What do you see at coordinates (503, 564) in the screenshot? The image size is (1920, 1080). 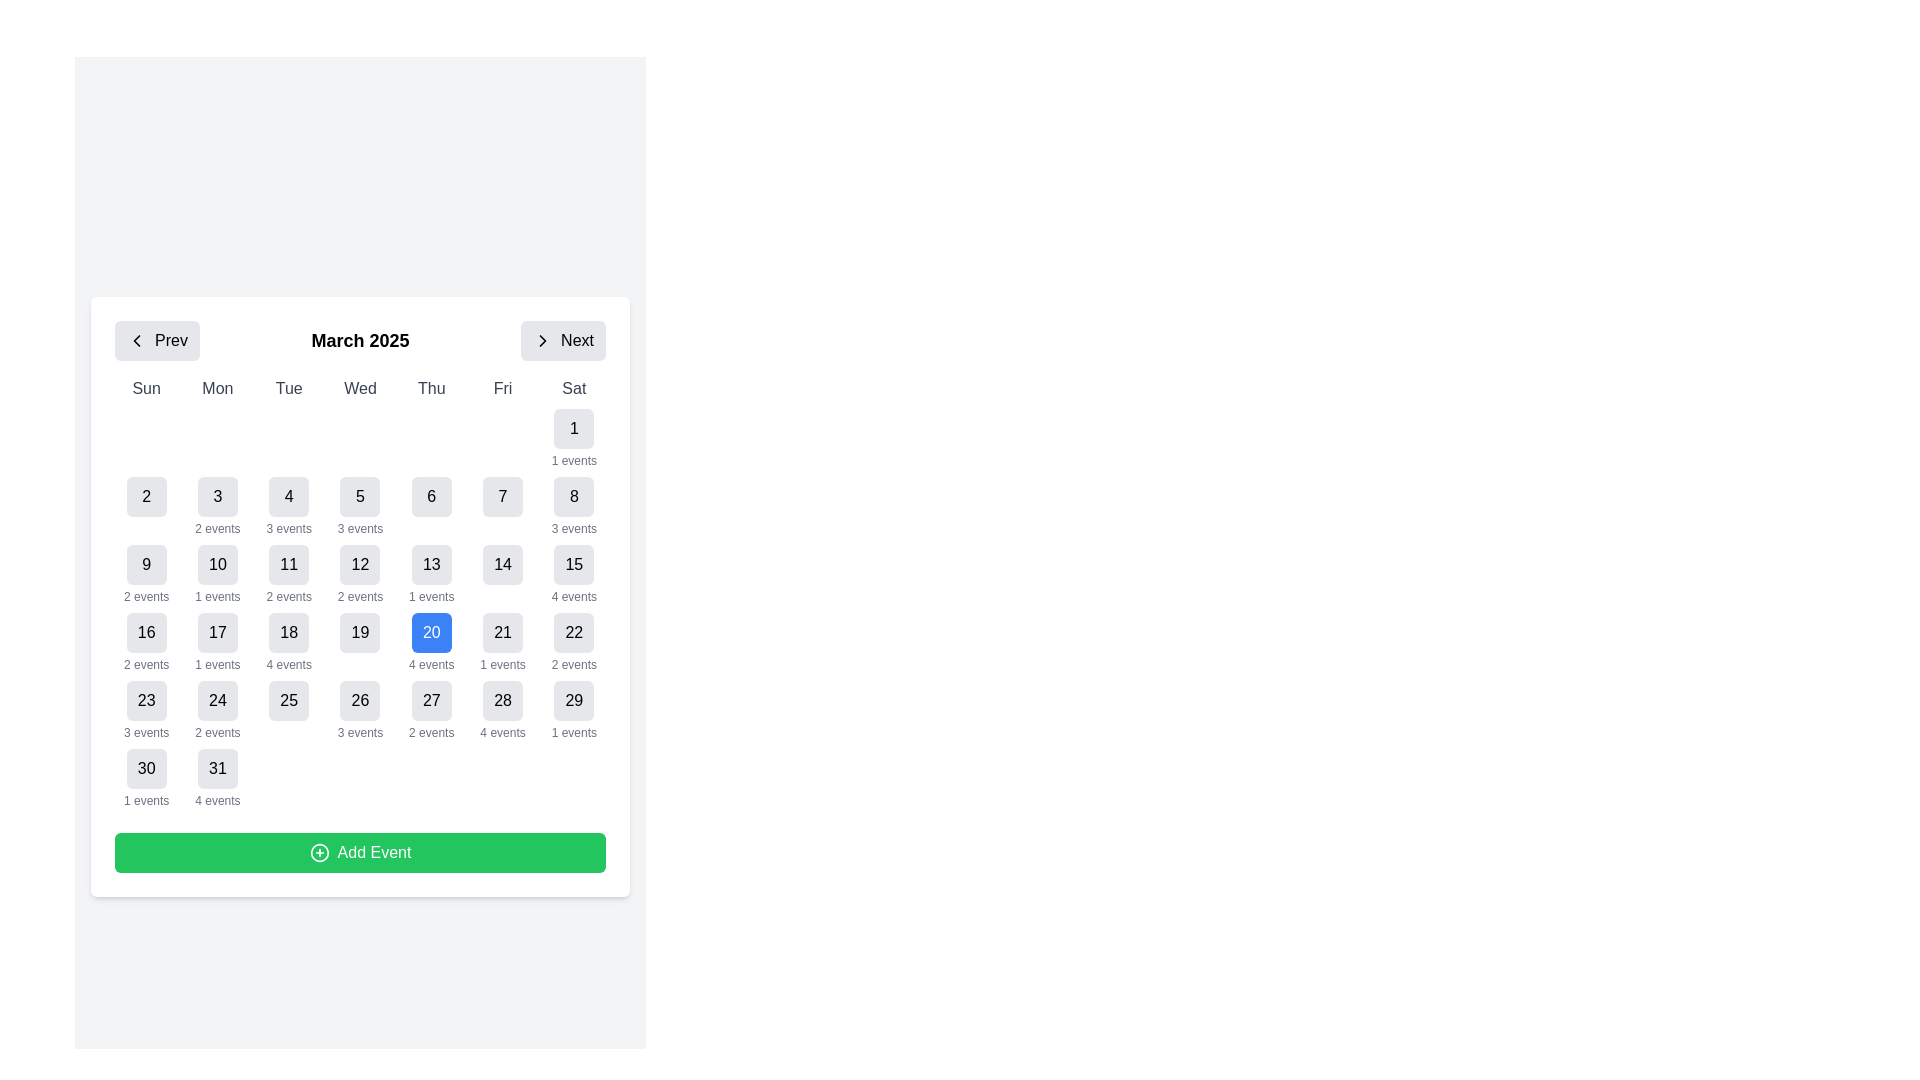 I see `the button representing the 14th day of March 2025 in the calendar interface` at bounding box center [503, 564].